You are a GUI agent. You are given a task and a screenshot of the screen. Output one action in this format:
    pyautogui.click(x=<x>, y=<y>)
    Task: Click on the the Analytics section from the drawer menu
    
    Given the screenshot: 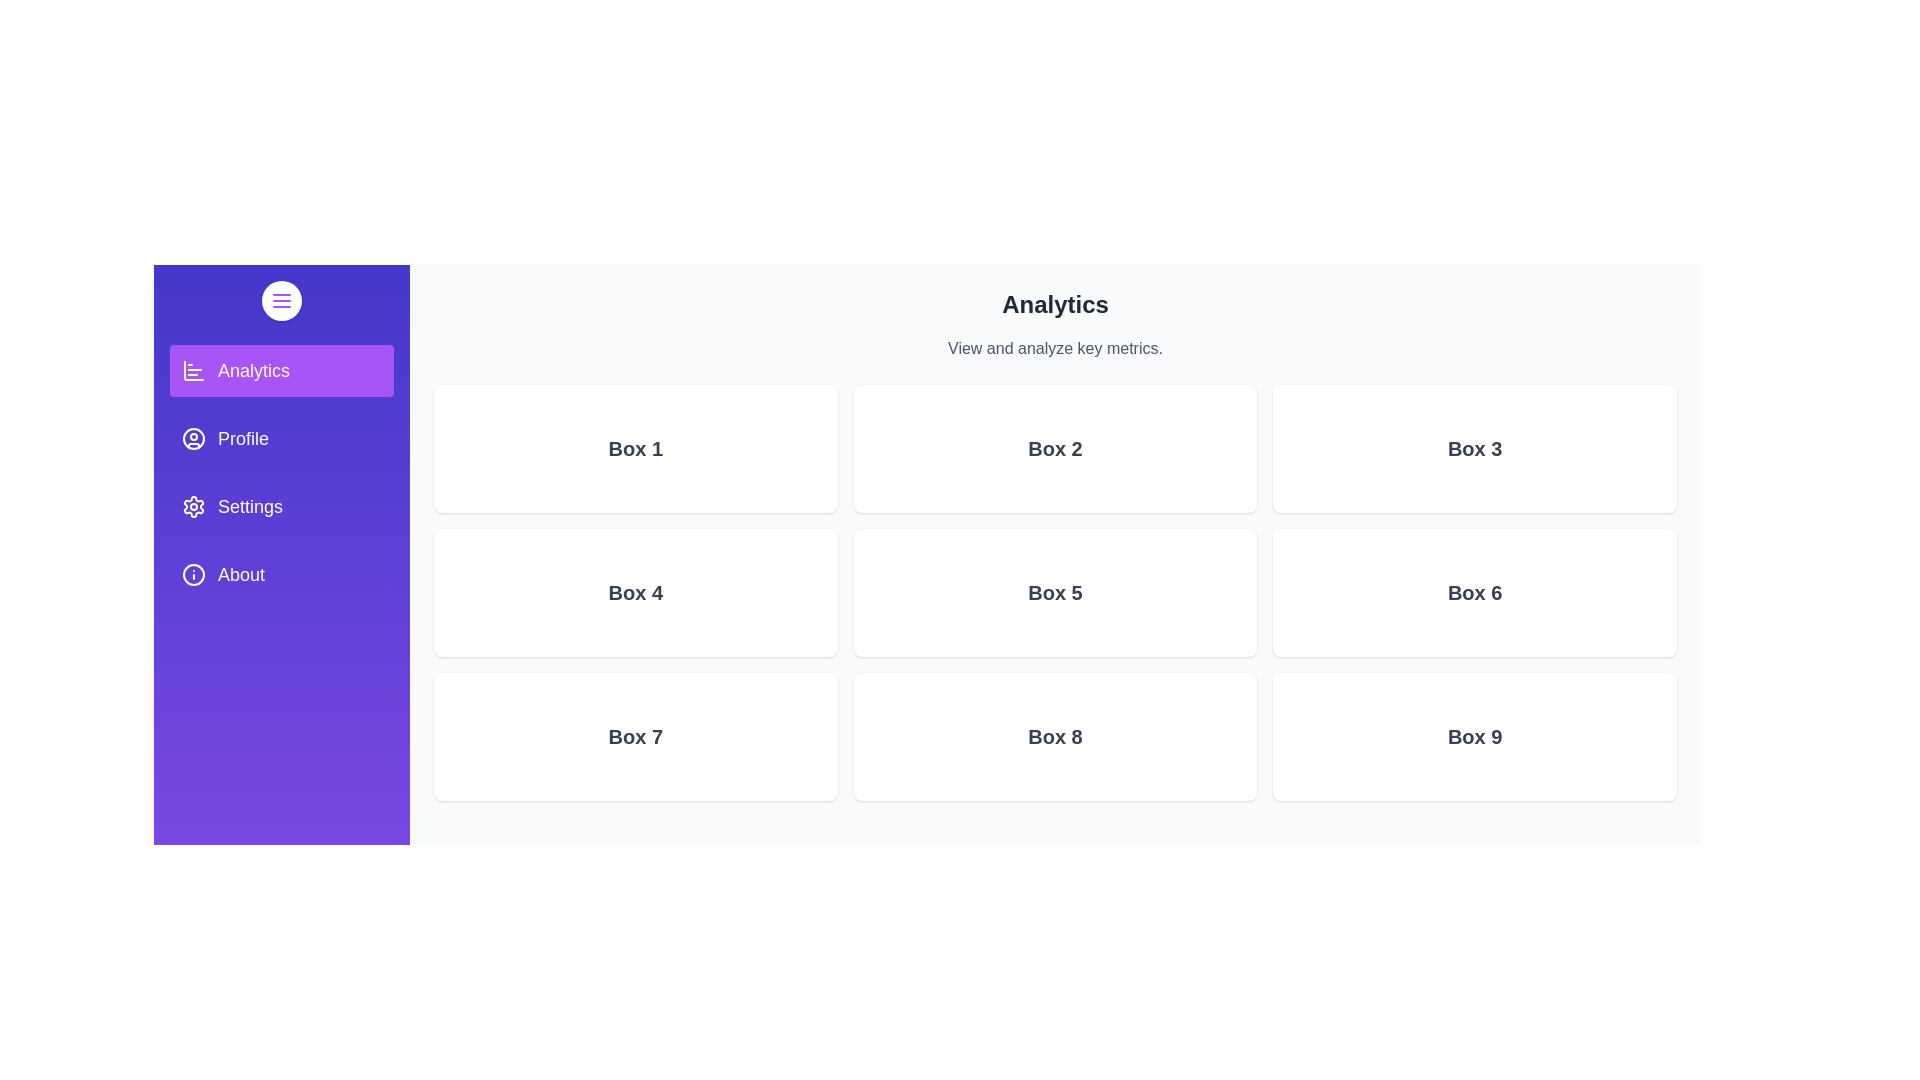 What is the action you would take?
    pyautogui.click(x=281, y=370)
    